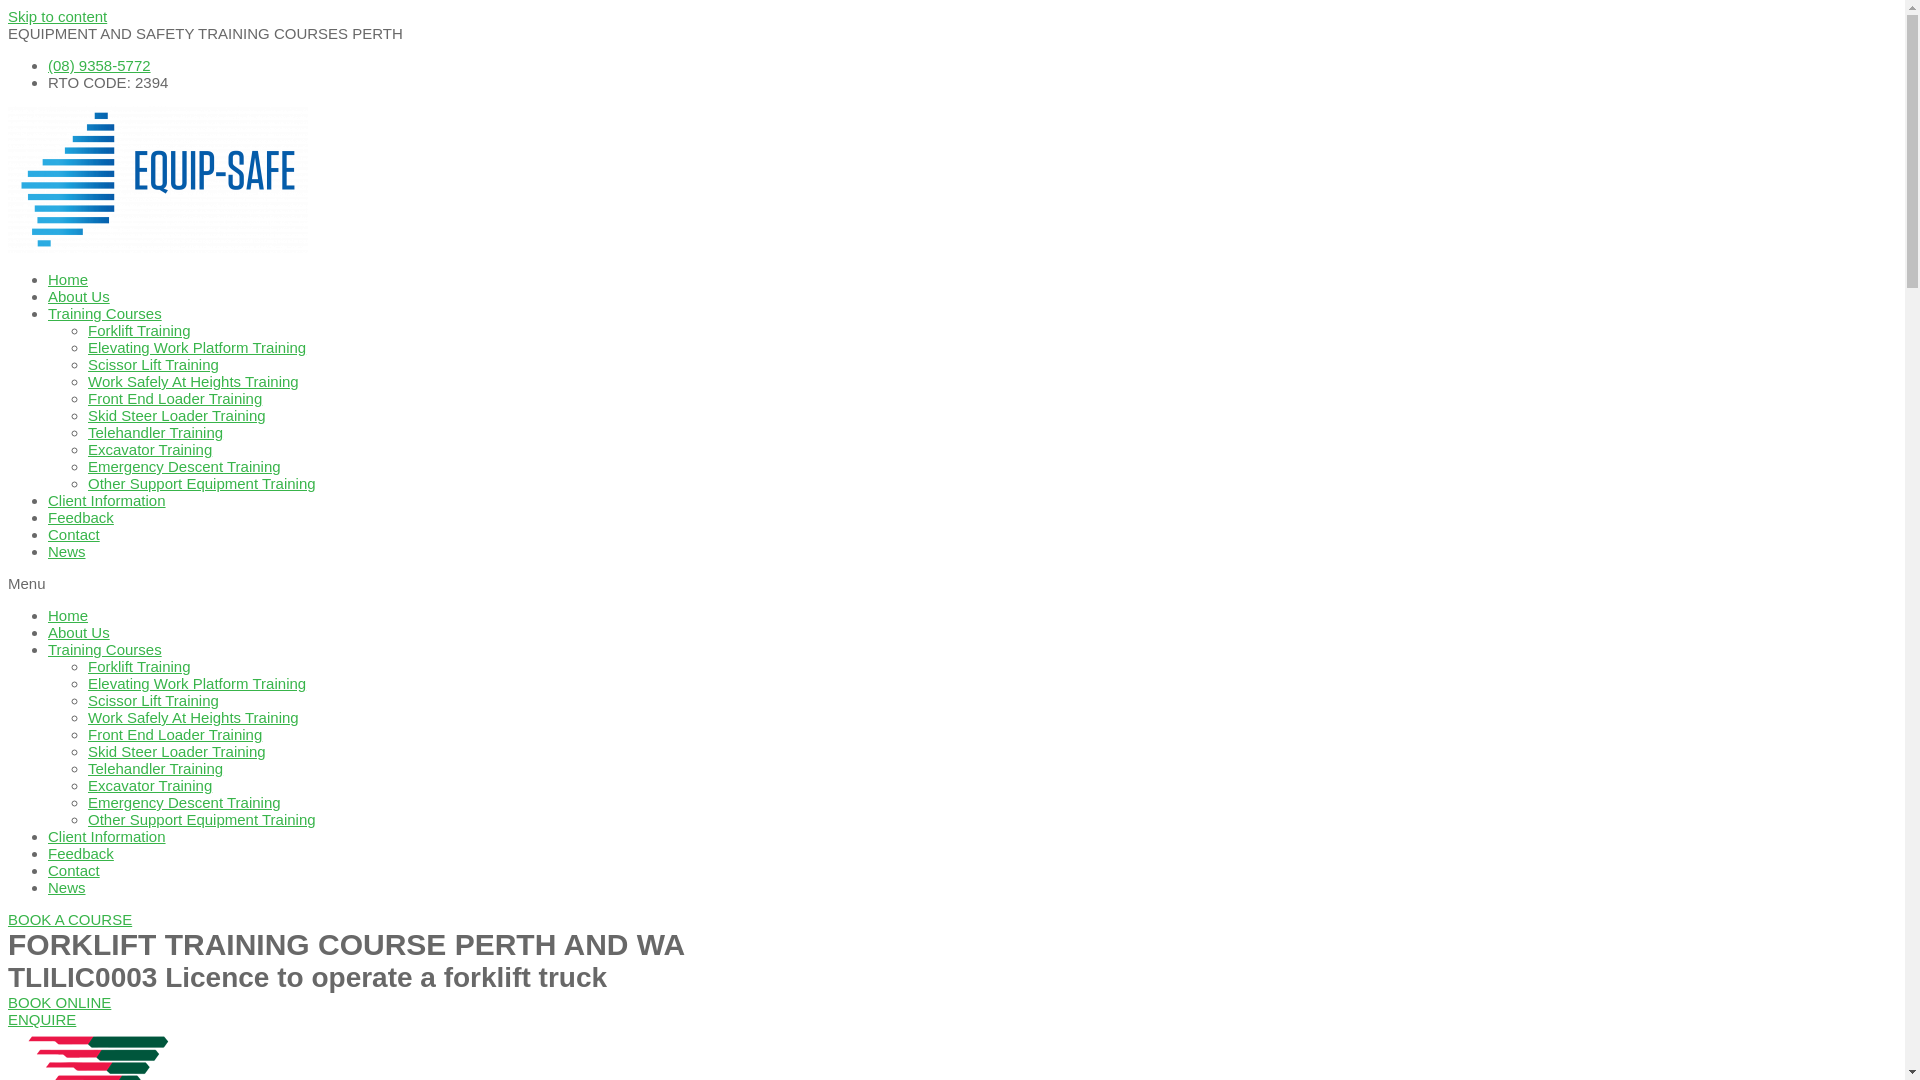  I want to click on 'Training Courses', so click(48, 313).